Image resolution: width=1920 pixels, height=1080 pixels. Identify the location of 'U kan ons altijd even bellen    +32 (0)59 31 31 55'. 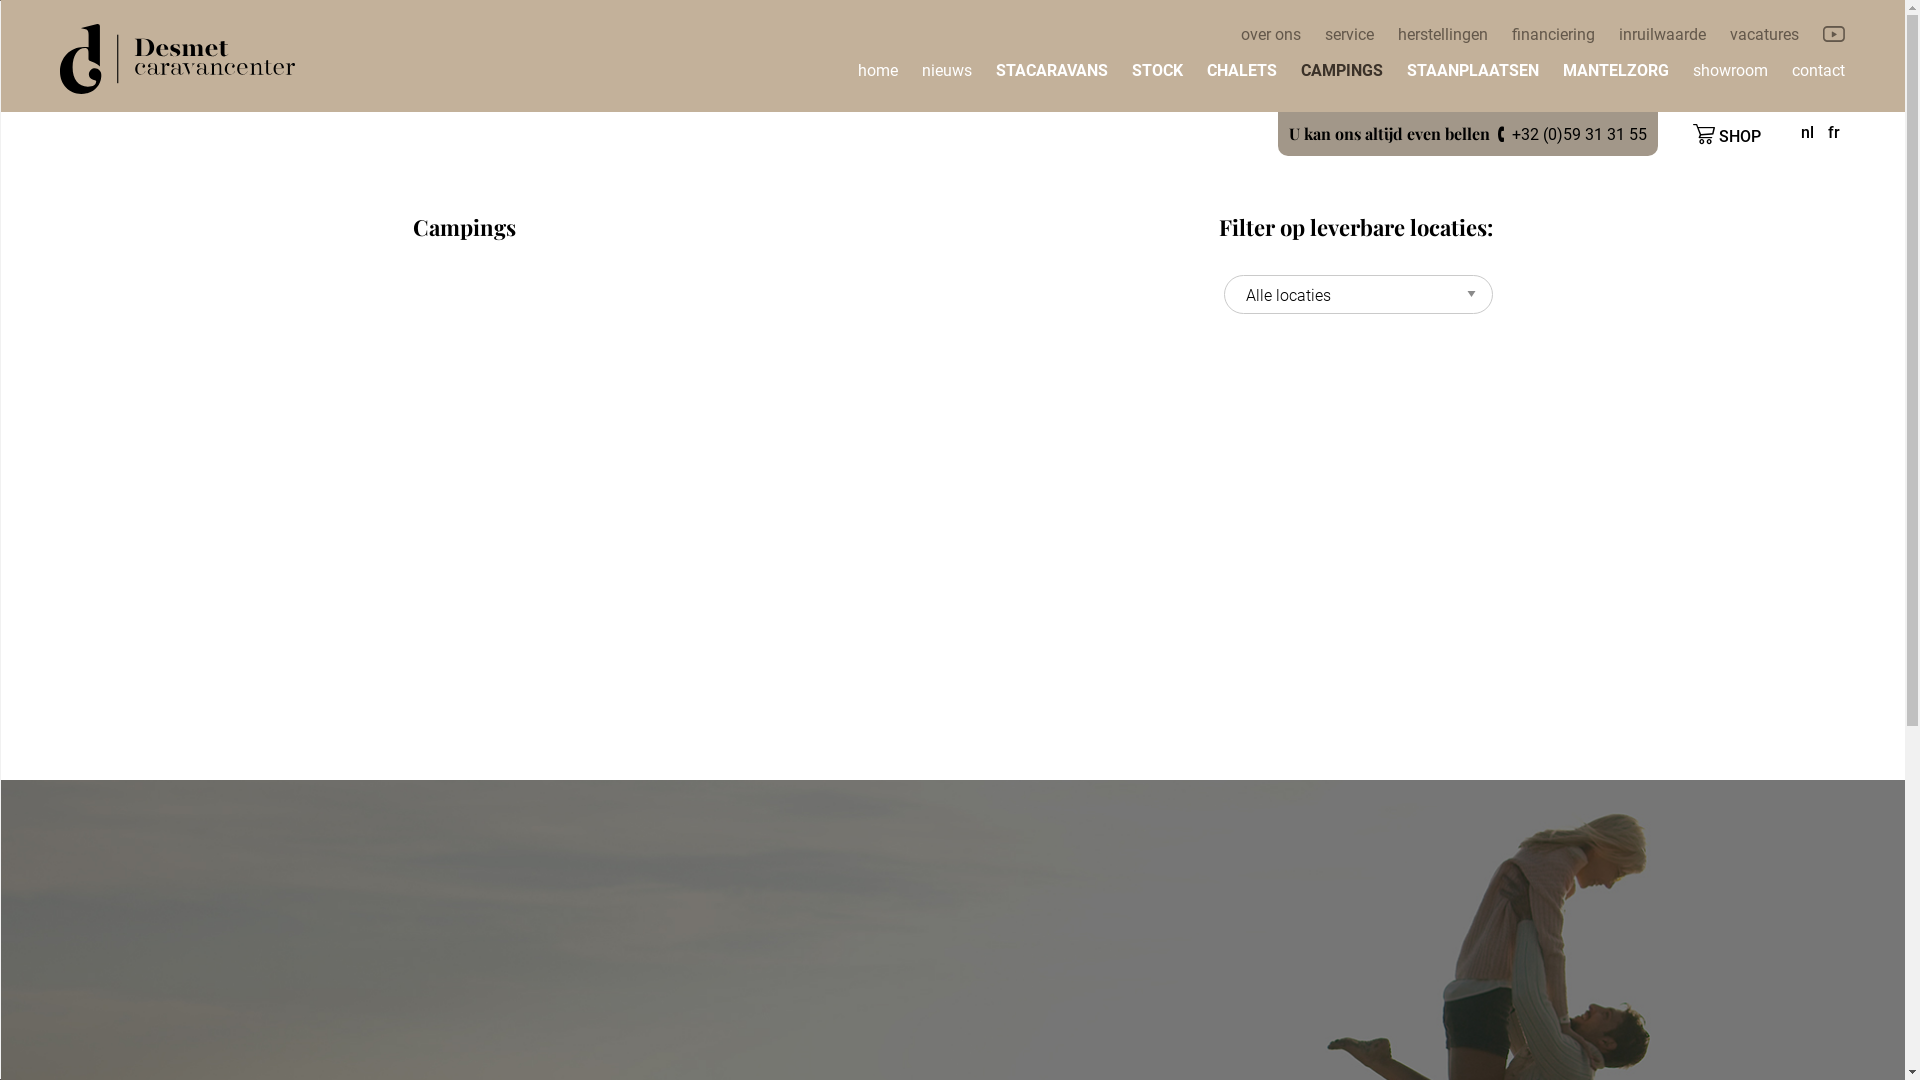
(1468, 134).